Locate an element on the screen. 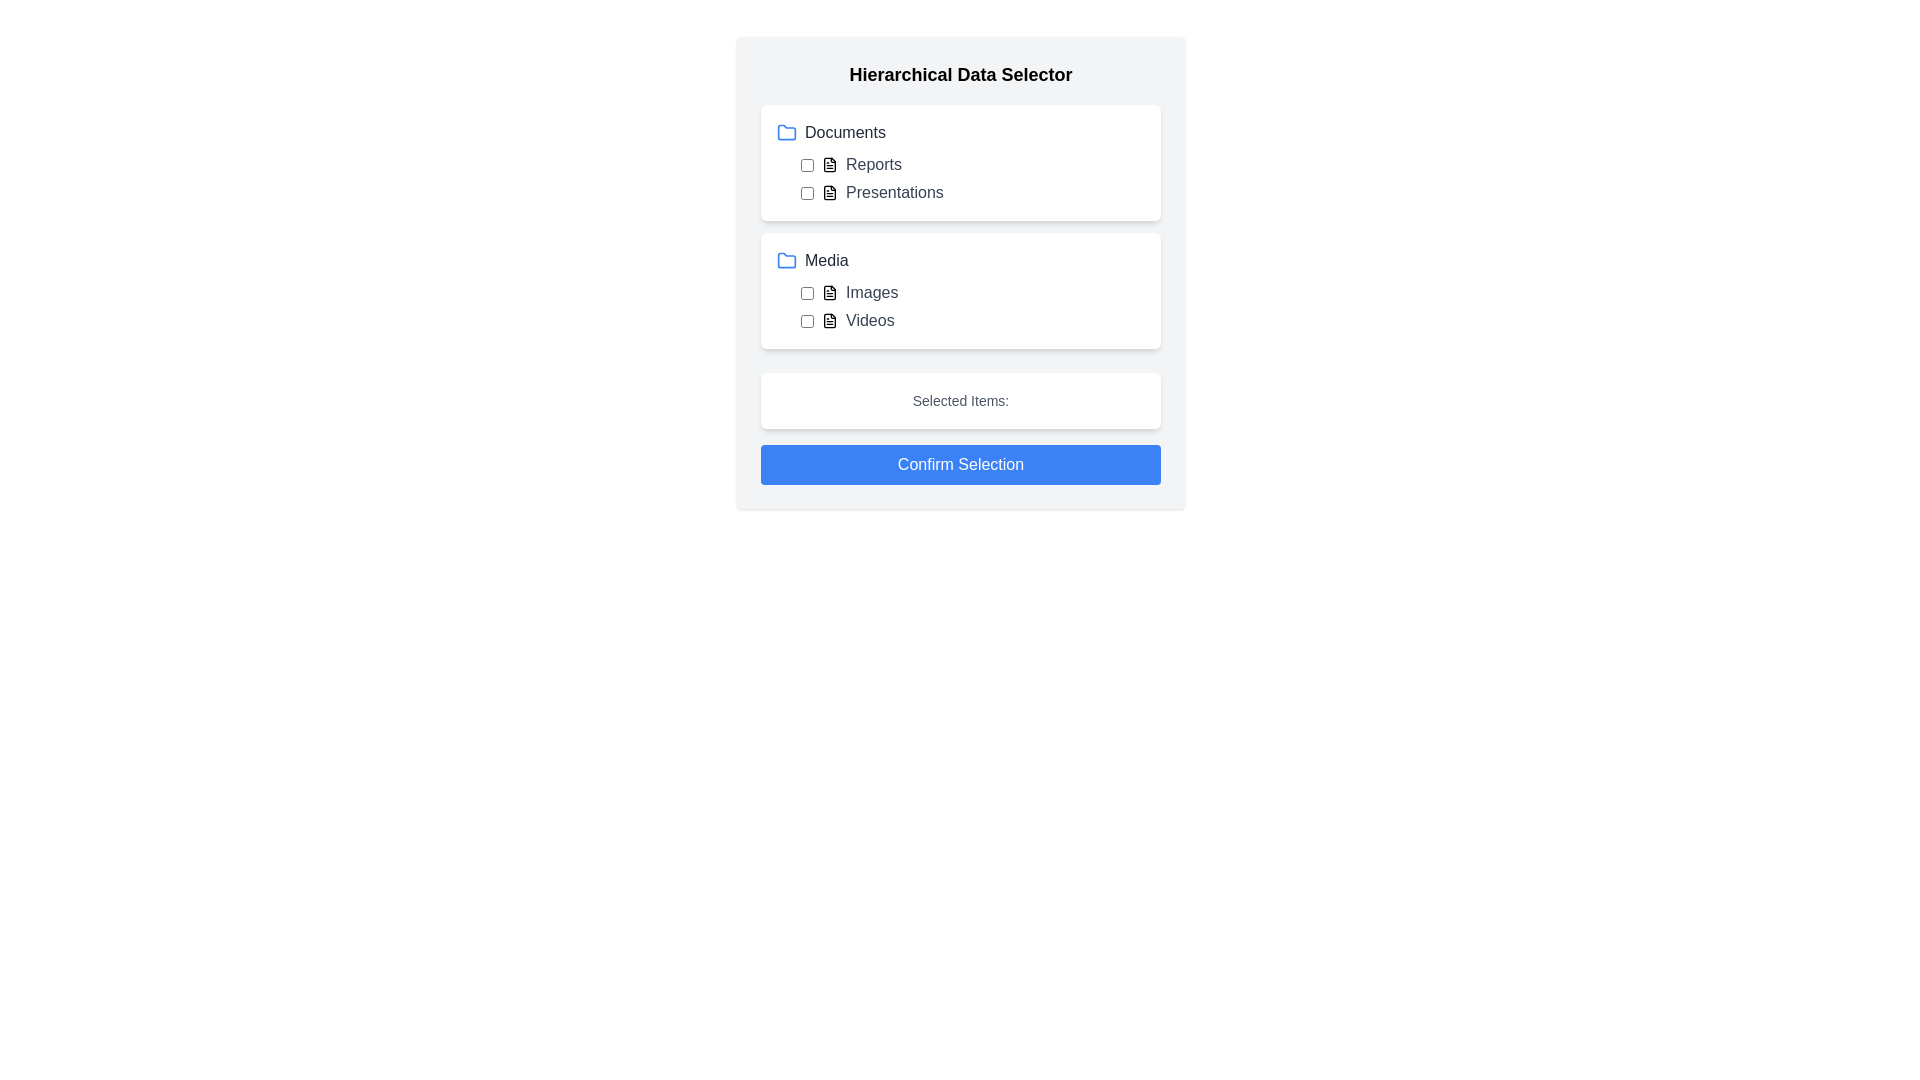  the document icon representing the 'Presentations' category, located to the left of the 'Presentations' text and adjacent to the selectable checkbox in the 'Documents' section is located at coordinates (830, 192).